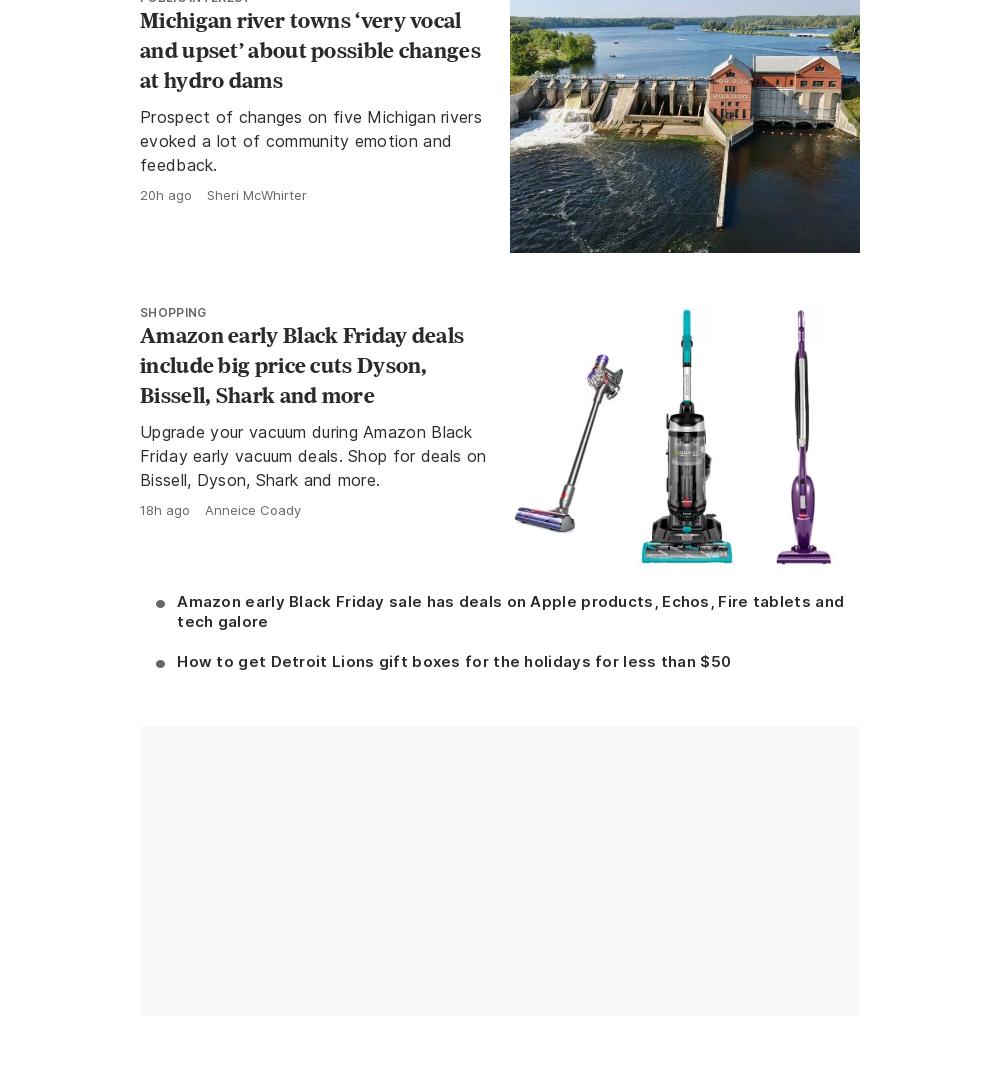 The width and height of the screenshot is (1000, 1066). Describe the element at coordinates (453, 659) in the screenshot. I see `'How to get Detroit Lions gift boxes for the holidays for less than $50'` at that location.